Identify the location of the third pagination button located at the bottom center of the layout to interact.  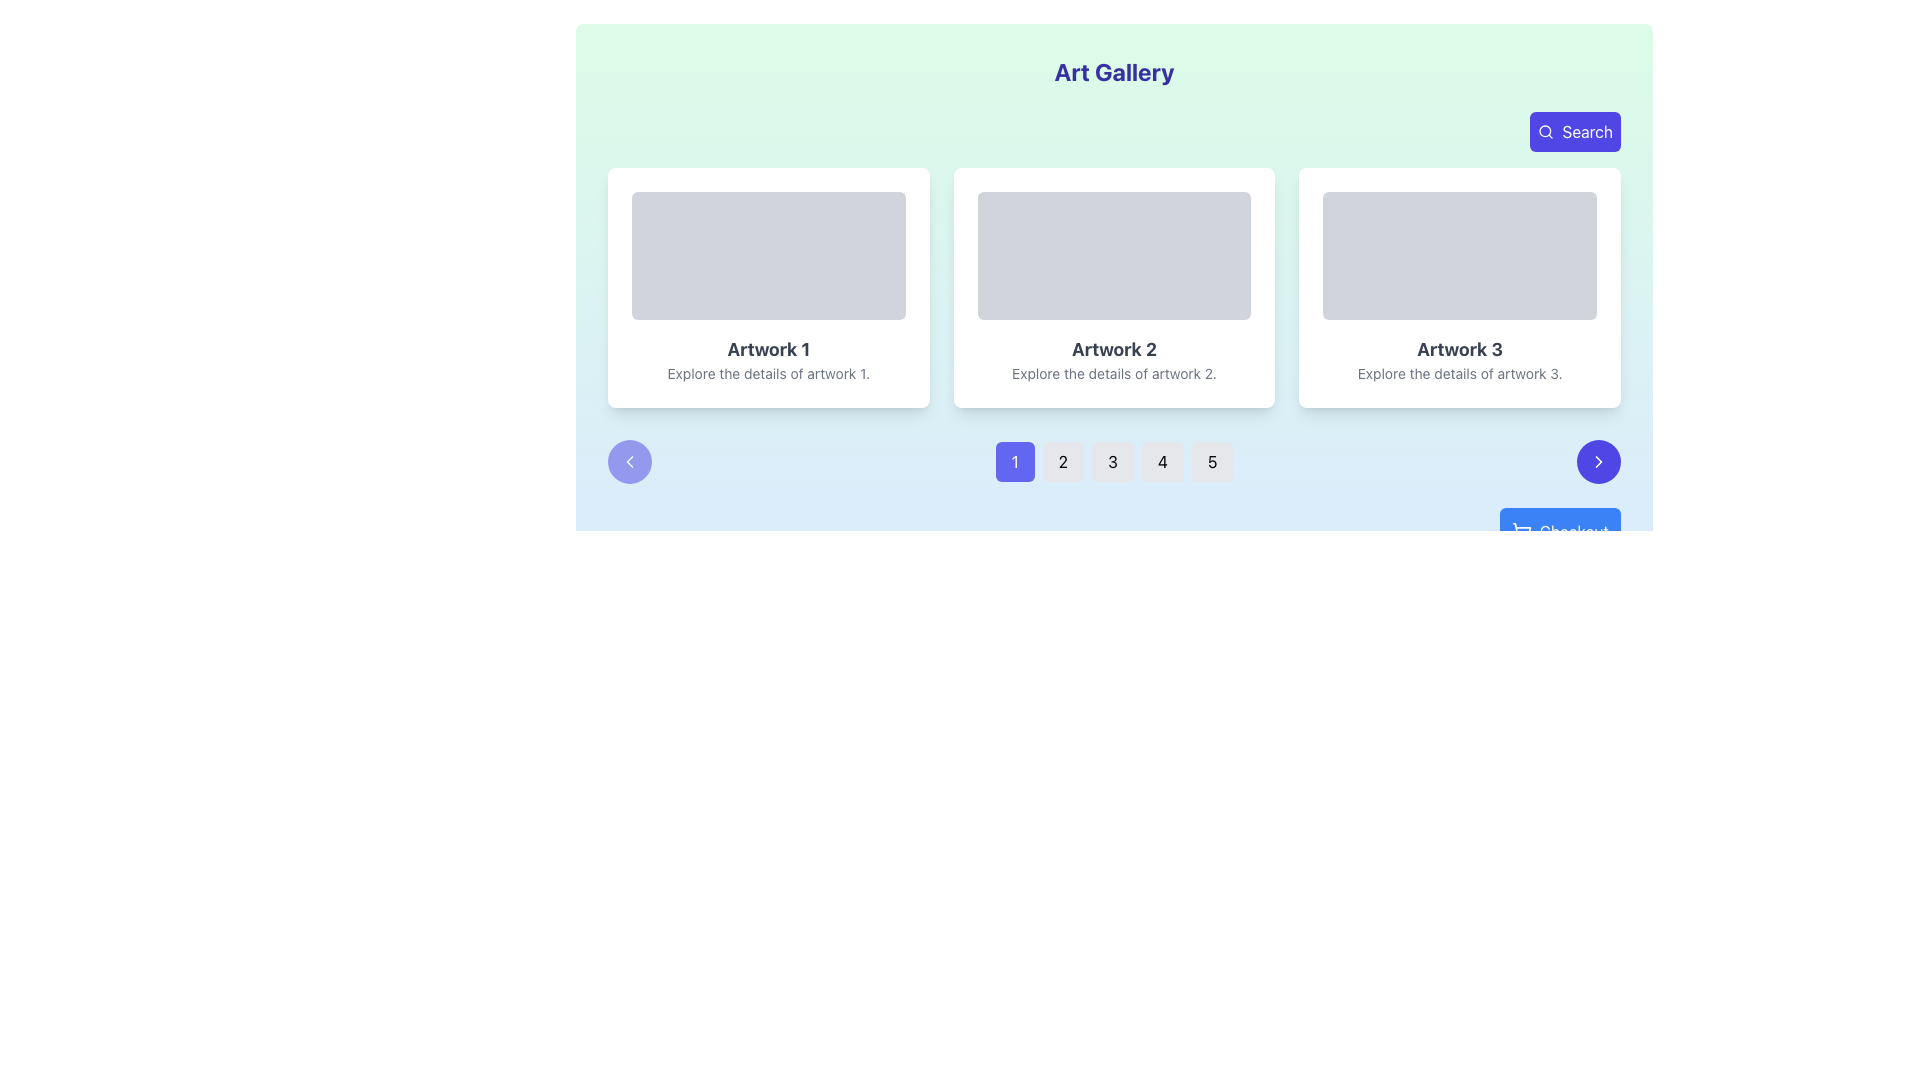
(1112, 462).